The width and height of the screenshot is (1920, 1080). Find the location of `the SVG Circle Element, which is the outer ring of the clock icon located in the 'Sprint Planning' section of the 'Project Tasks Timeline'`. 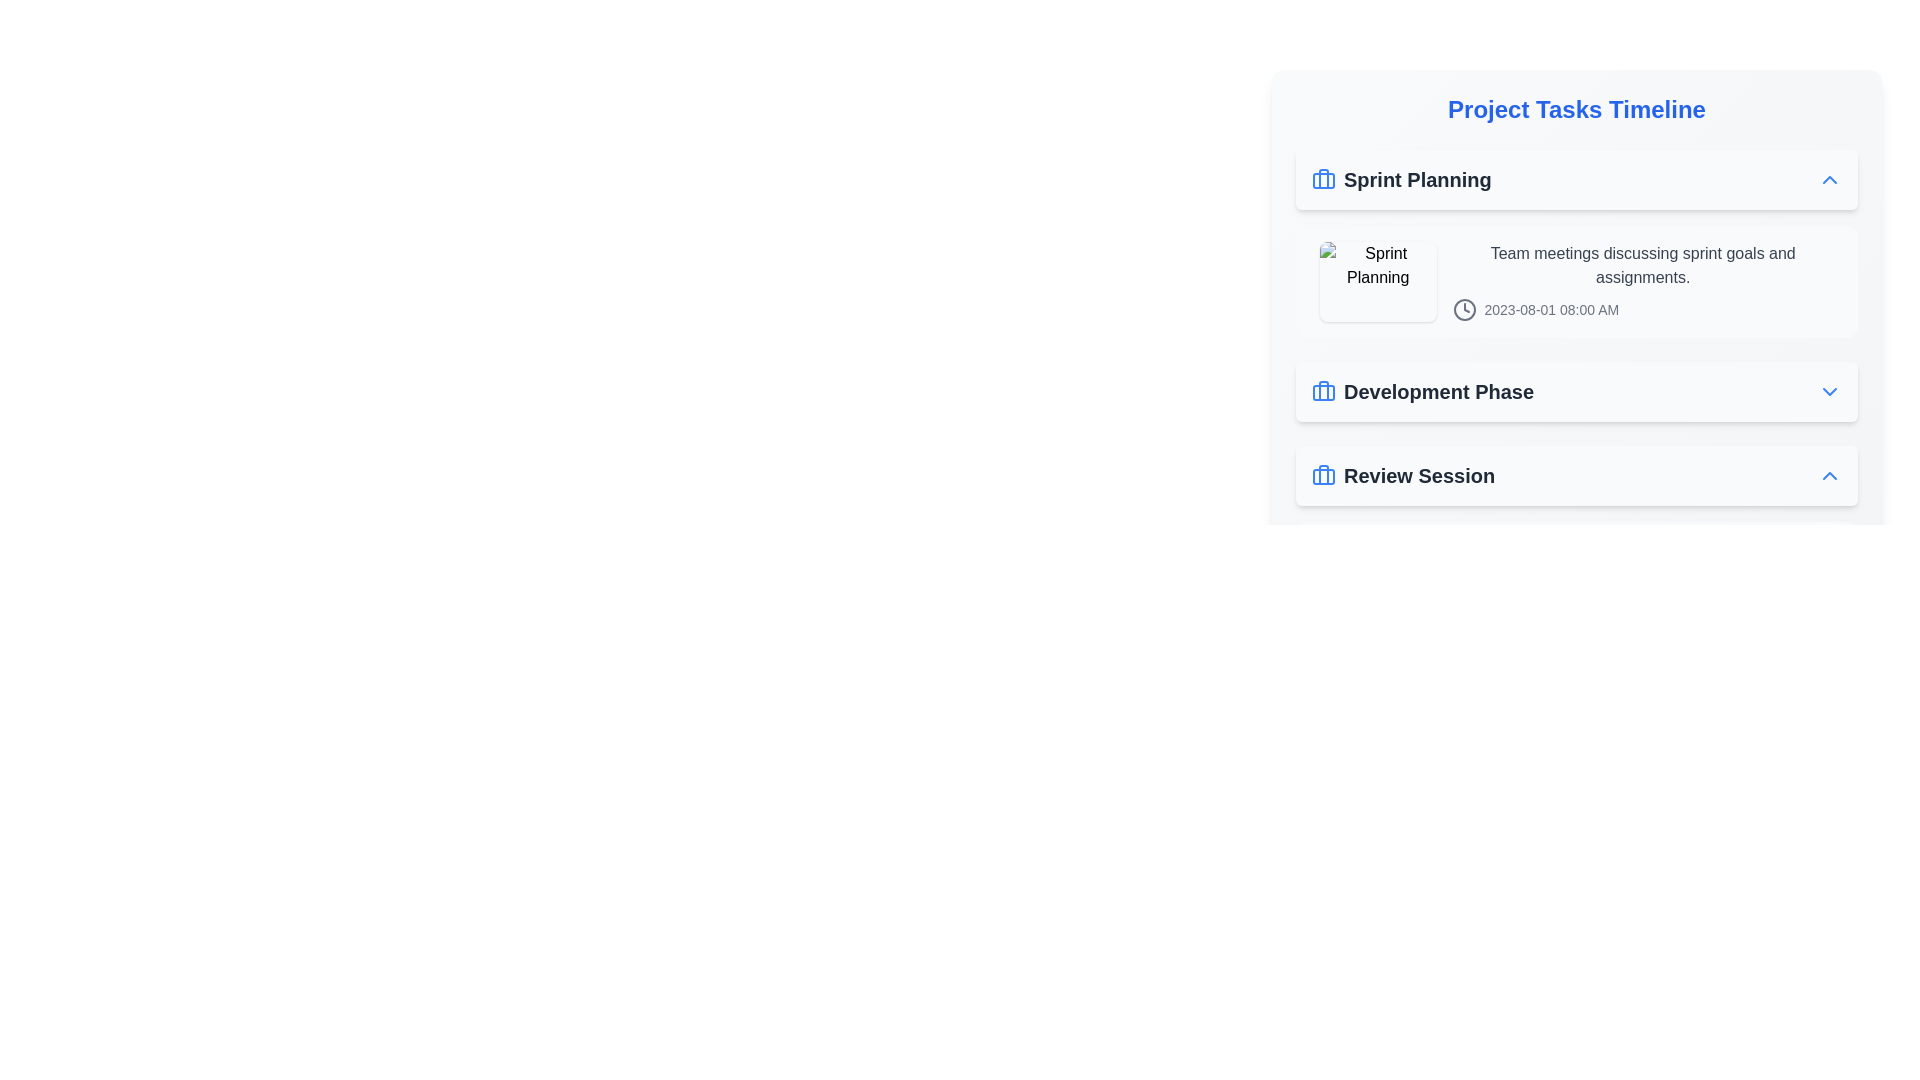

the SVG Circle Element, which is the outer ring of the clock icon located in the 'Sprint Planning' section of the 'Project Tasks Timeline' is located at coordinates (1464, 309).